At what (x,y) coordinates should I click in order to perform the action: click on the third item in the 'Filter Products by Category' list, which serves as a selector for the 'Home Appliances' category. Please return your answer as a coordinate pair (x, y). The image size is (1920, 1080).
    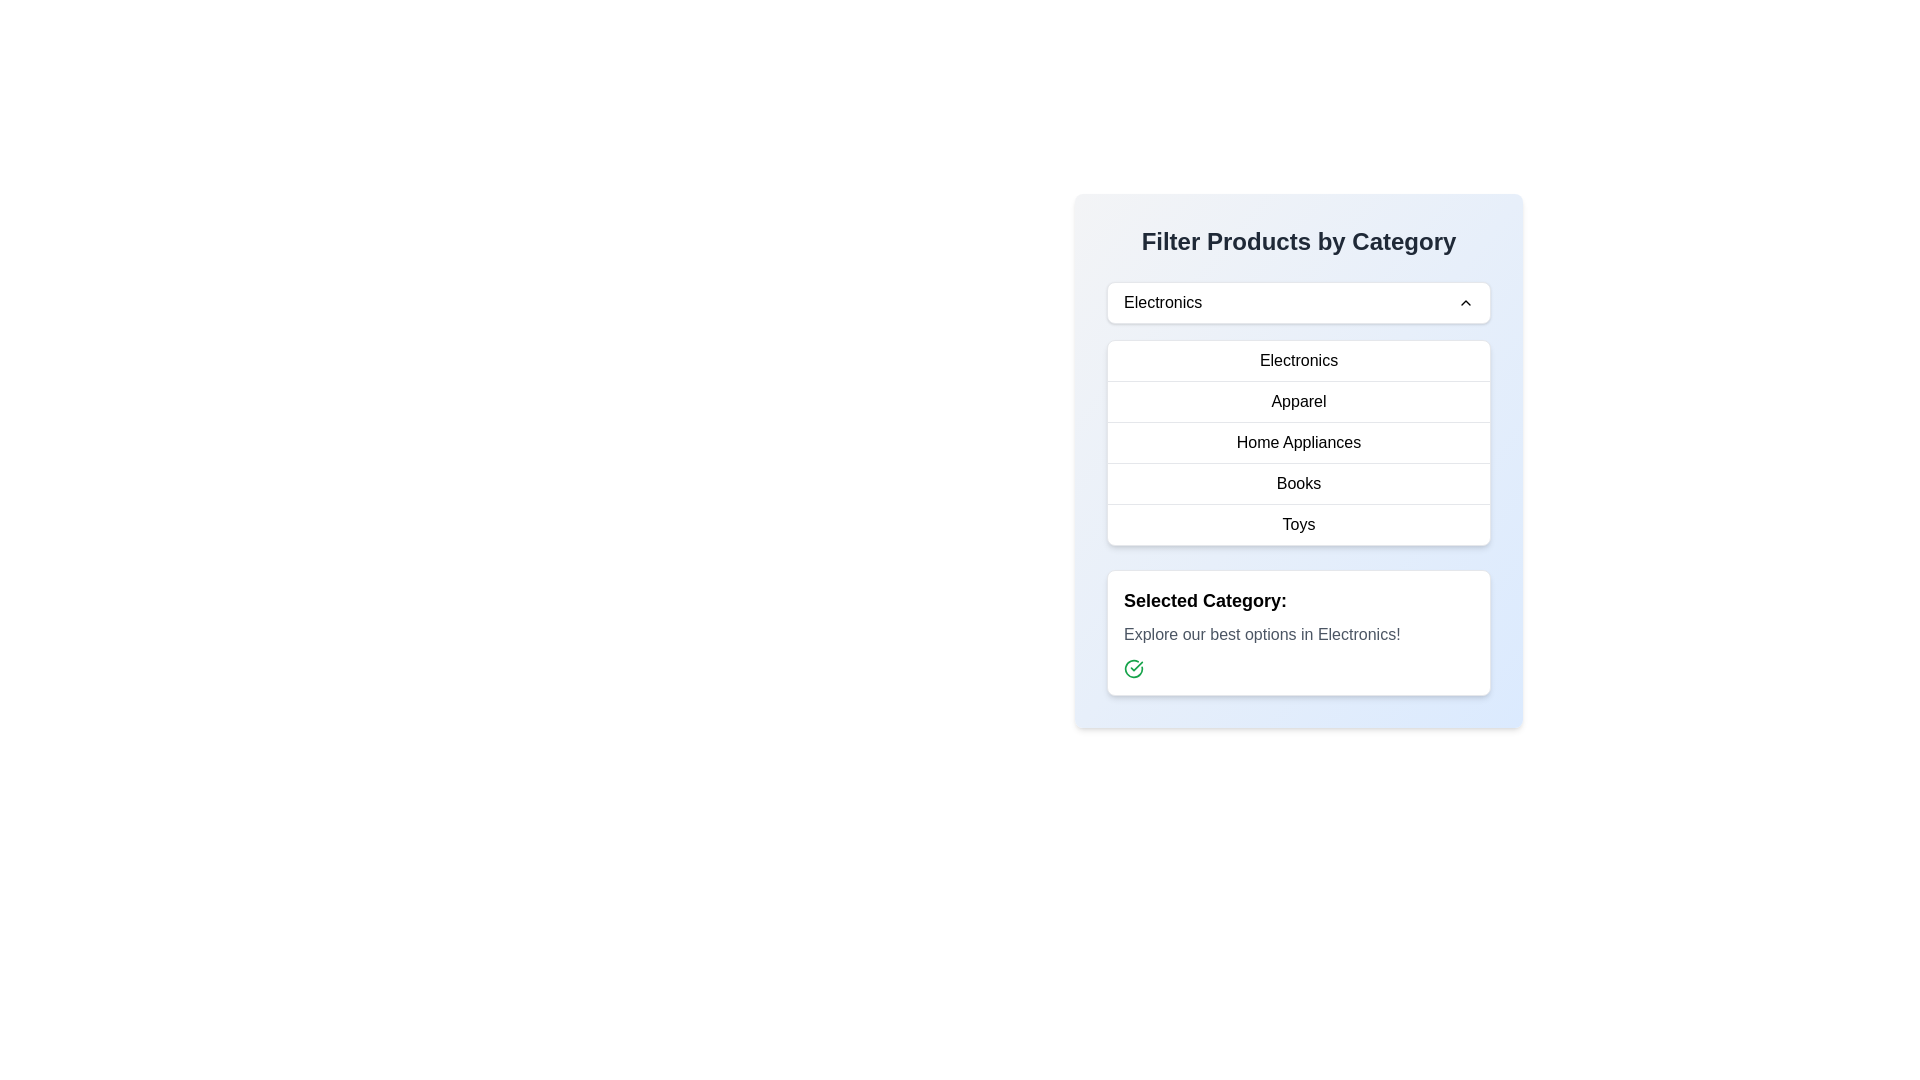
    Looking at the image, I should click on (1299, 441).